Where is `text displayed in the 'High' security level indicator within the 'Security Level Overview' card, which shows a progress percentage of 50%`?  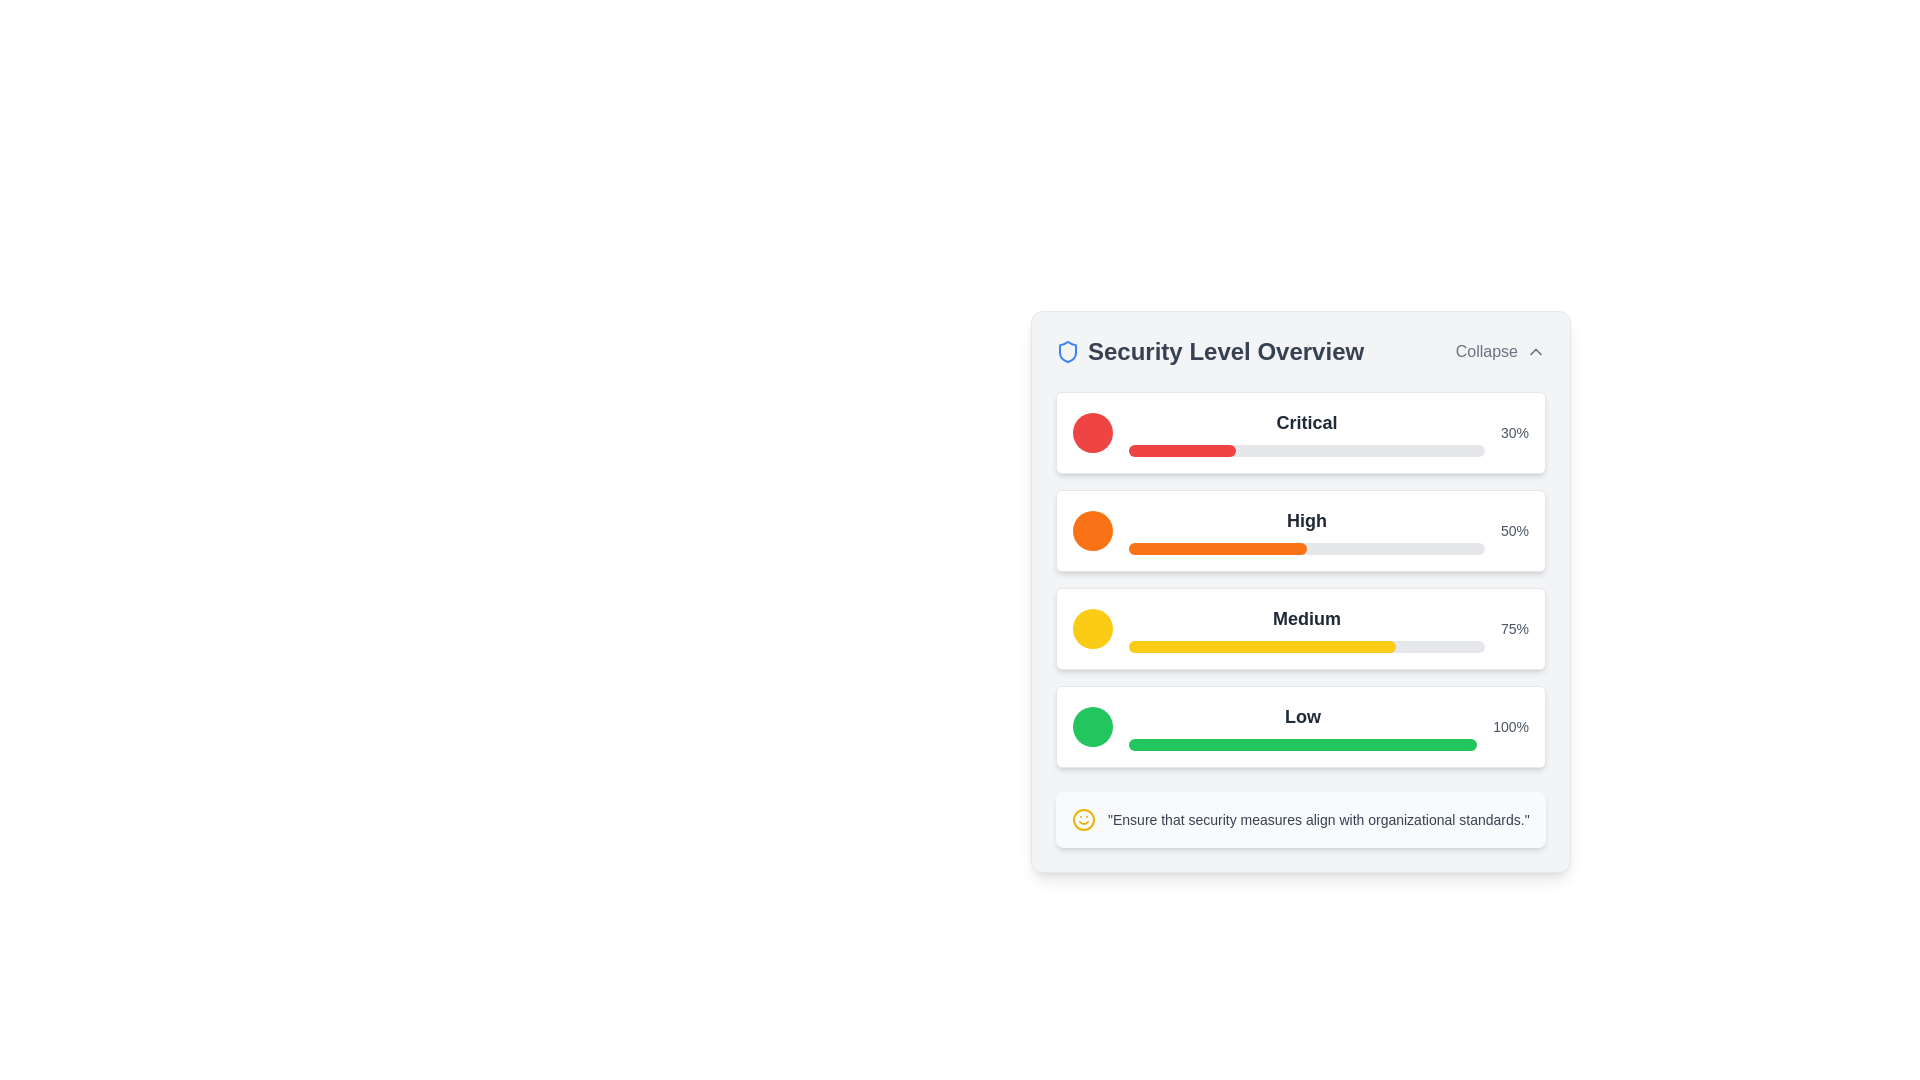
text displayed in the 'High' security level indicator within the 'Security Level Overview' card, which shows a progress percentage of 50% is located at coordinates (1306, 530).